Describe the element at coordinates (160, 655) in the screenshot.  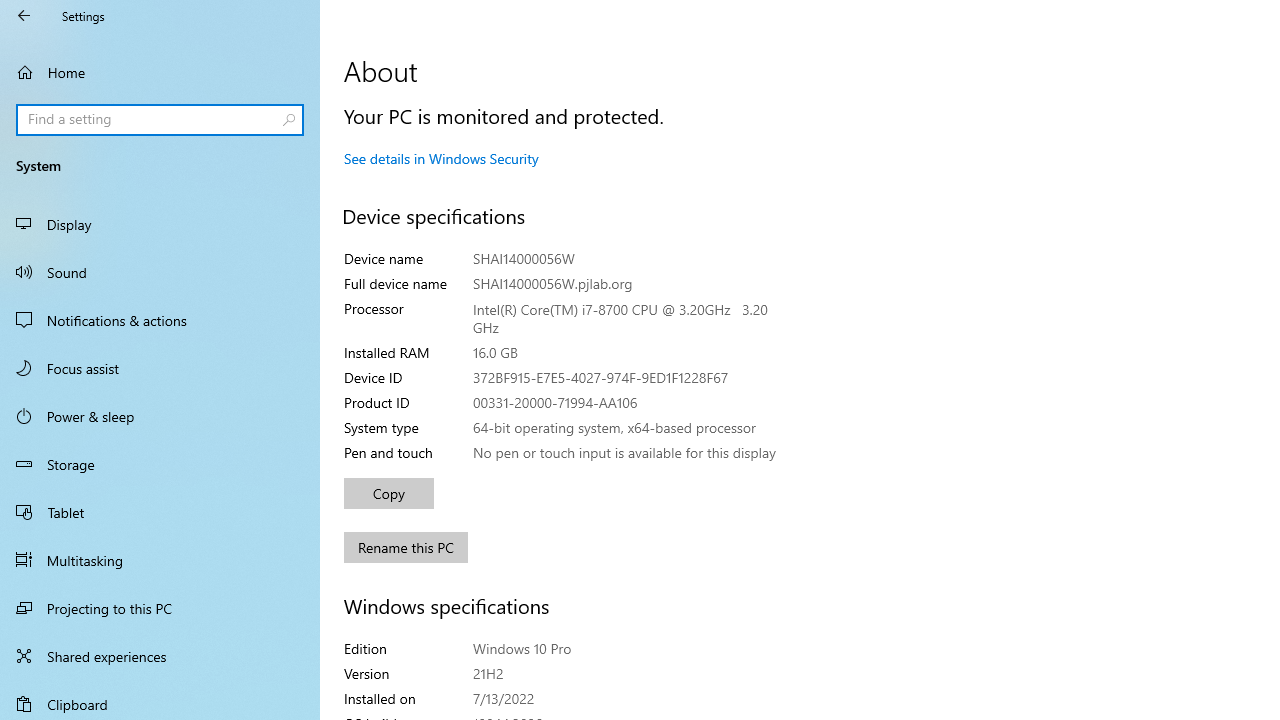
I see `'Shared experiences'` at that location.